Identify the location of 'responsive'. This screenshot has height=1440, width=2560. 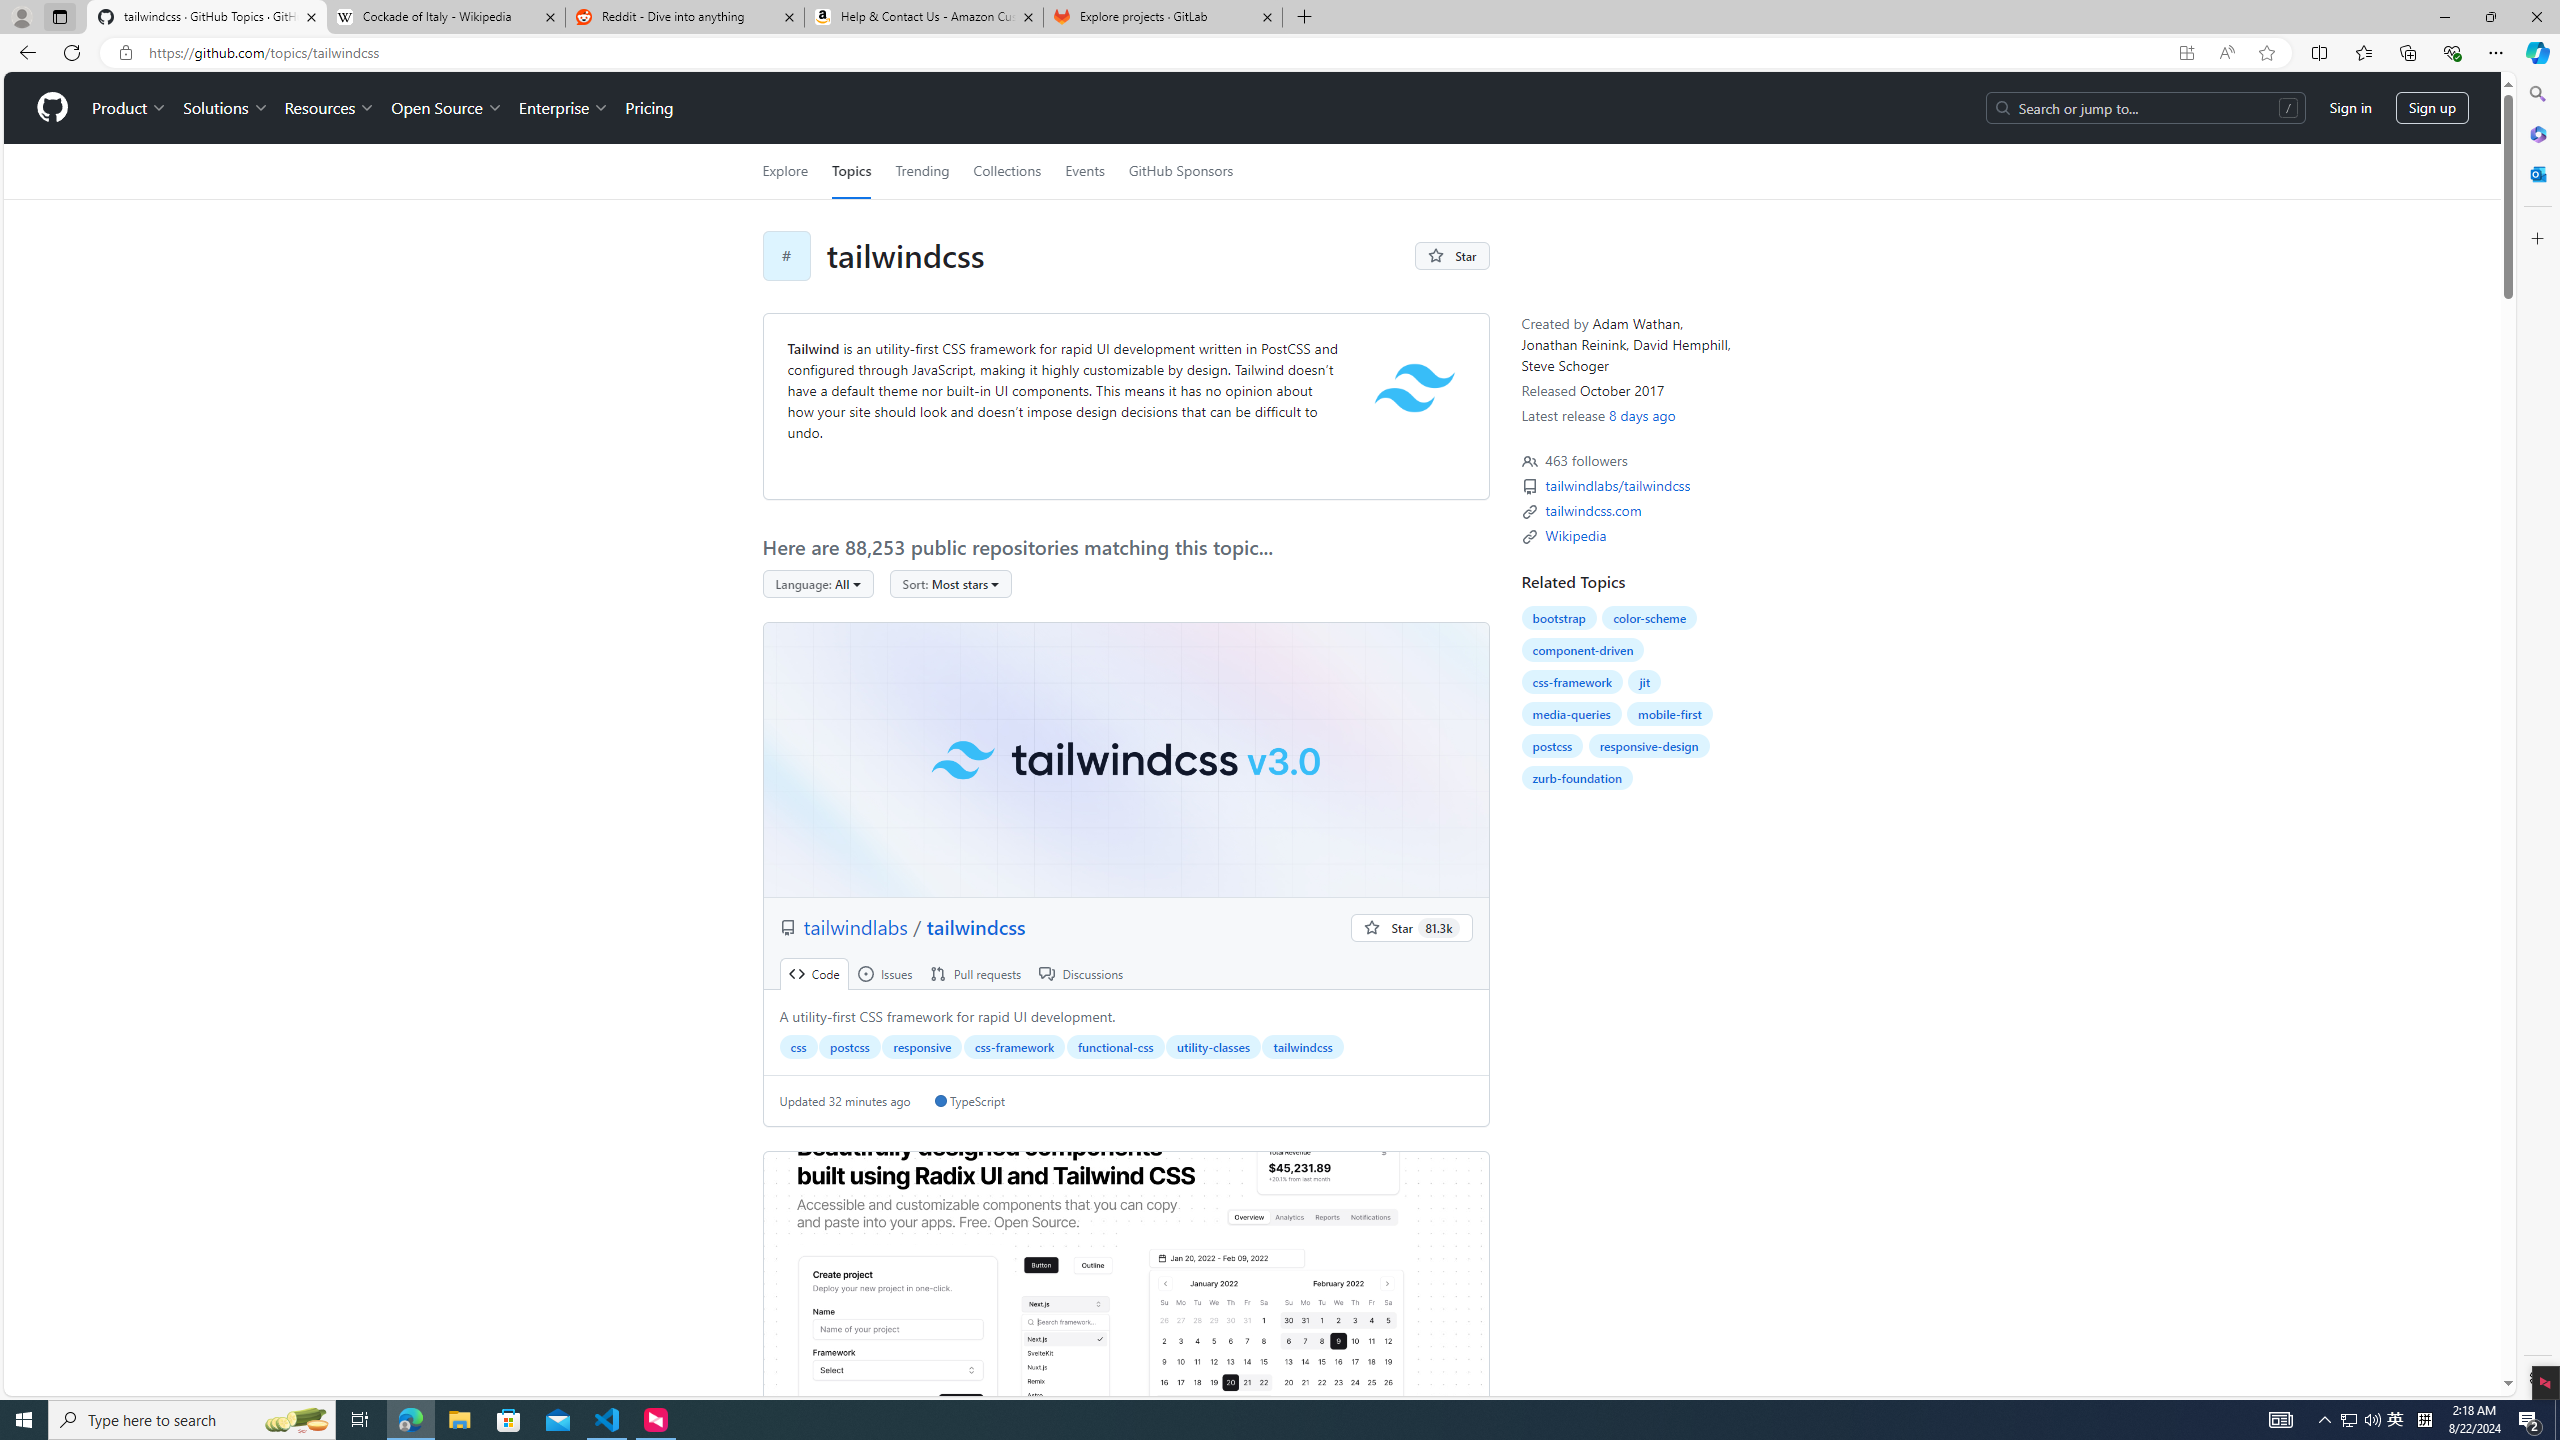
(921, 1045).